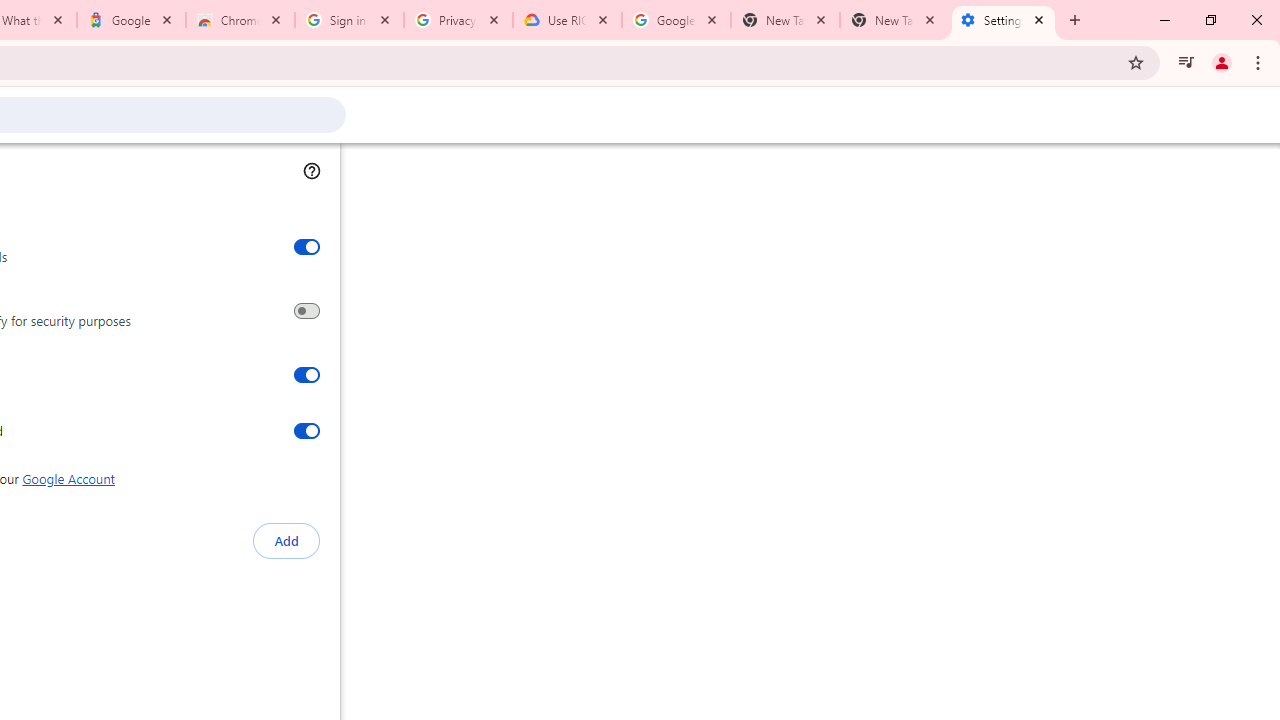  I want to click on 'Settings - Payment methods', so click(1003, 20).